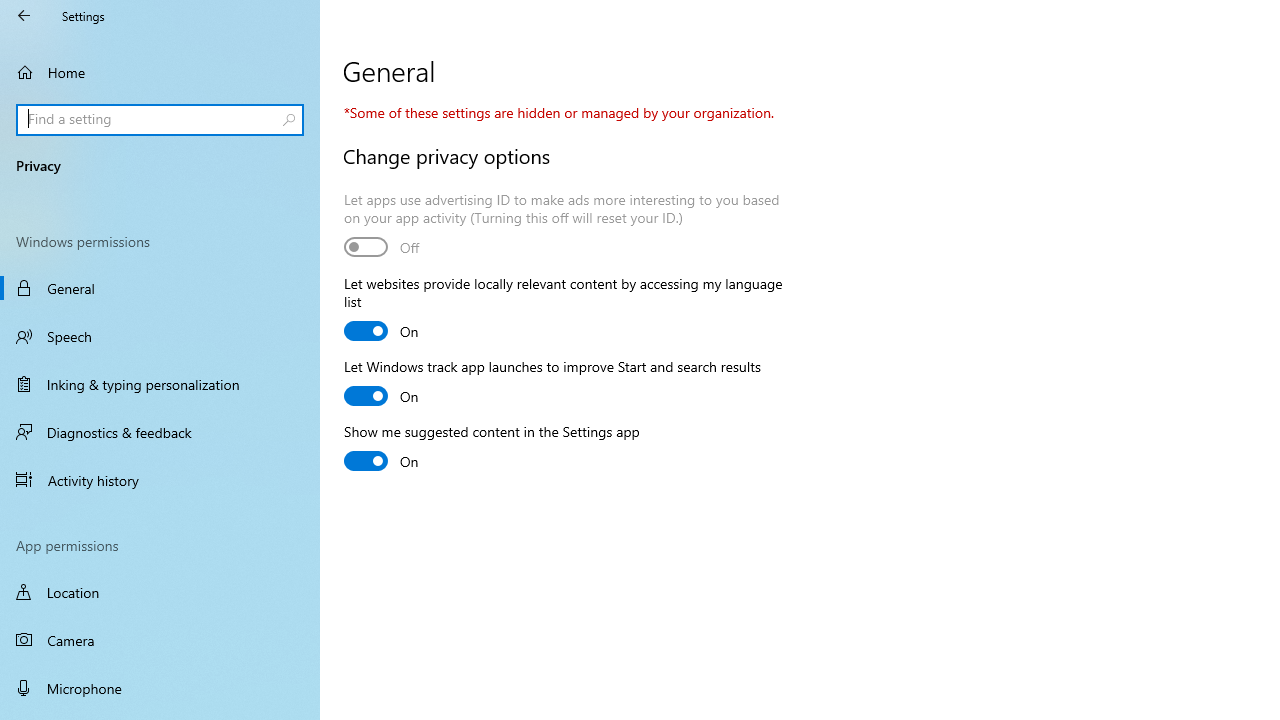  Describe the element at coordinates (160, 479) in the screenshot. I see `'Activity history'` at that location.